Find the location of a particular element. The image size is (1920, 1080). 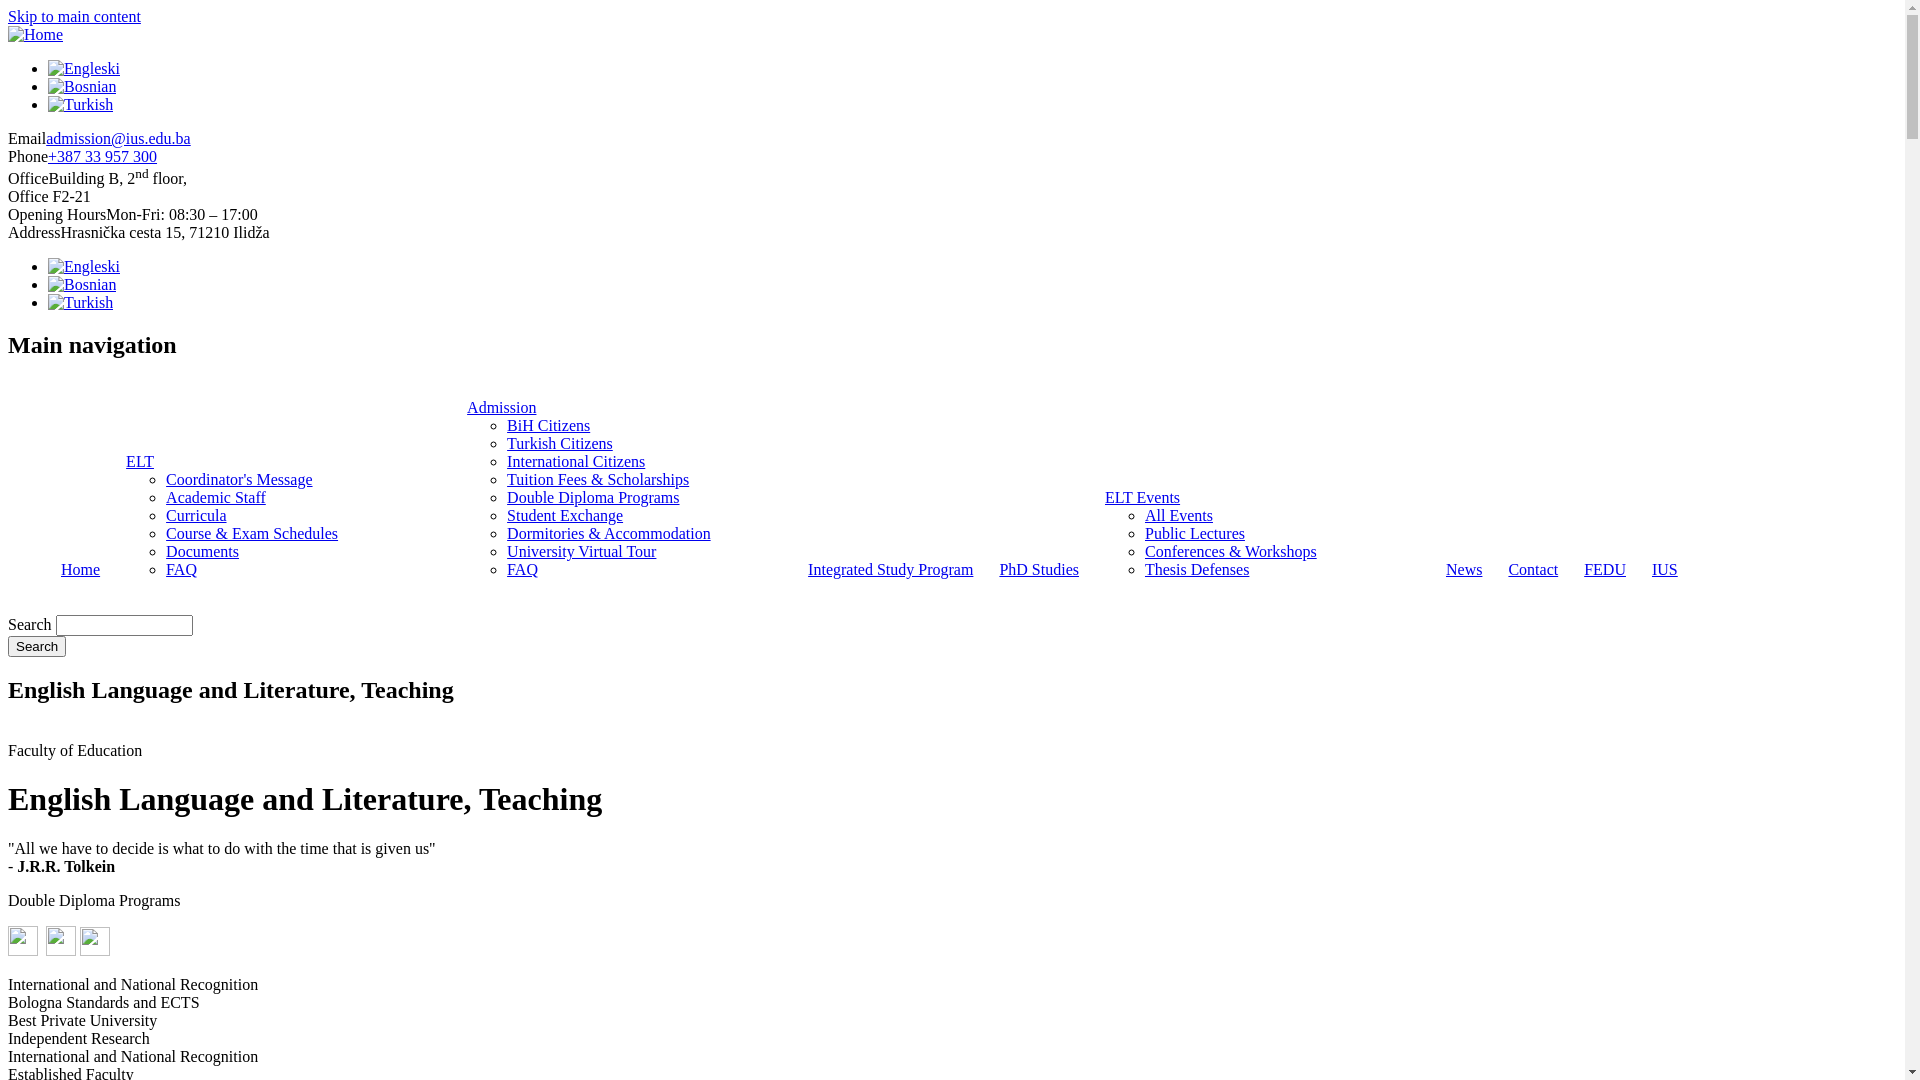

'Turkish Citizens' is located at coordinates (560, 442).